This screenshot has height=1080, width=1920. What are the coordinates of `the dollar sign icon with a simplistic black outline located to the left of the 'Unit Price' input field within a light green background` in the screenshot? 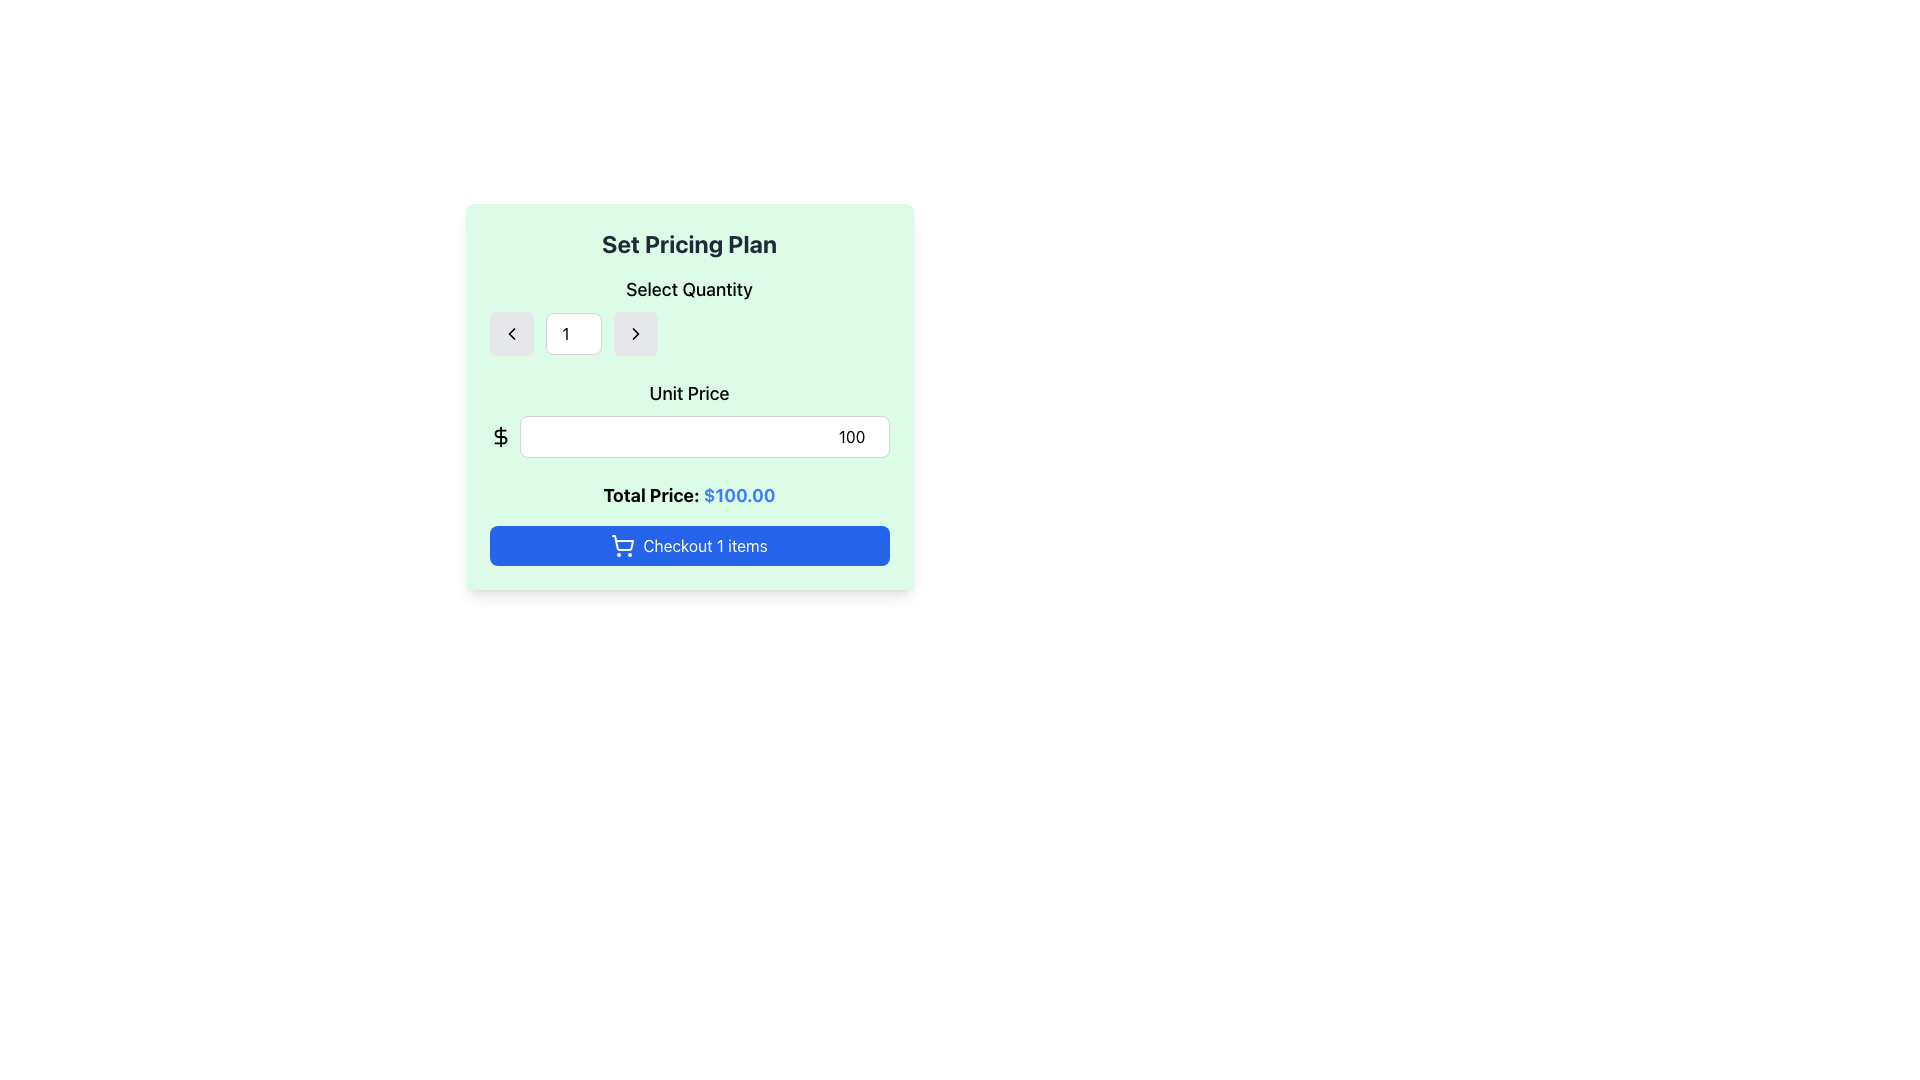 It's located at (500, 435).